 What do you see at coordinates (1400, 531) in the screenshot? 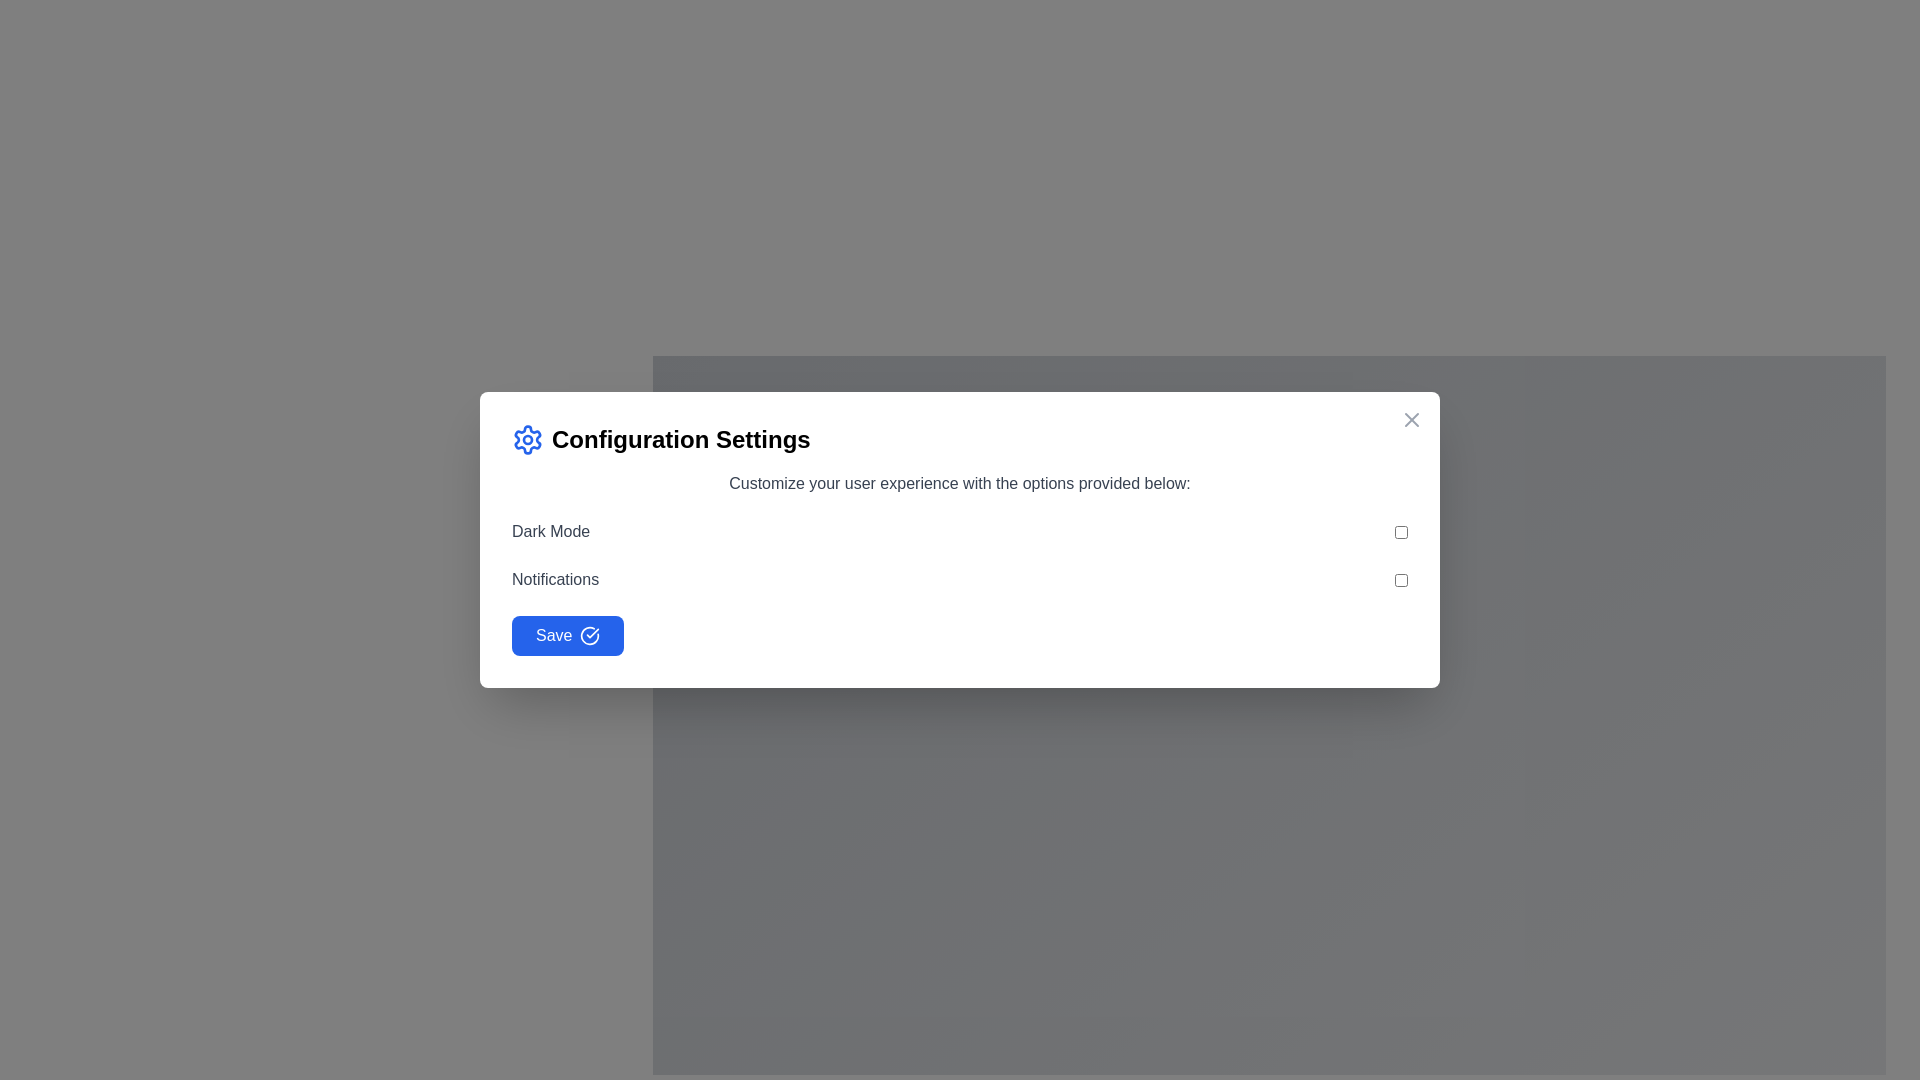
I see `the checkbox styled as a toggle button` at bounding box center [1400, 531].